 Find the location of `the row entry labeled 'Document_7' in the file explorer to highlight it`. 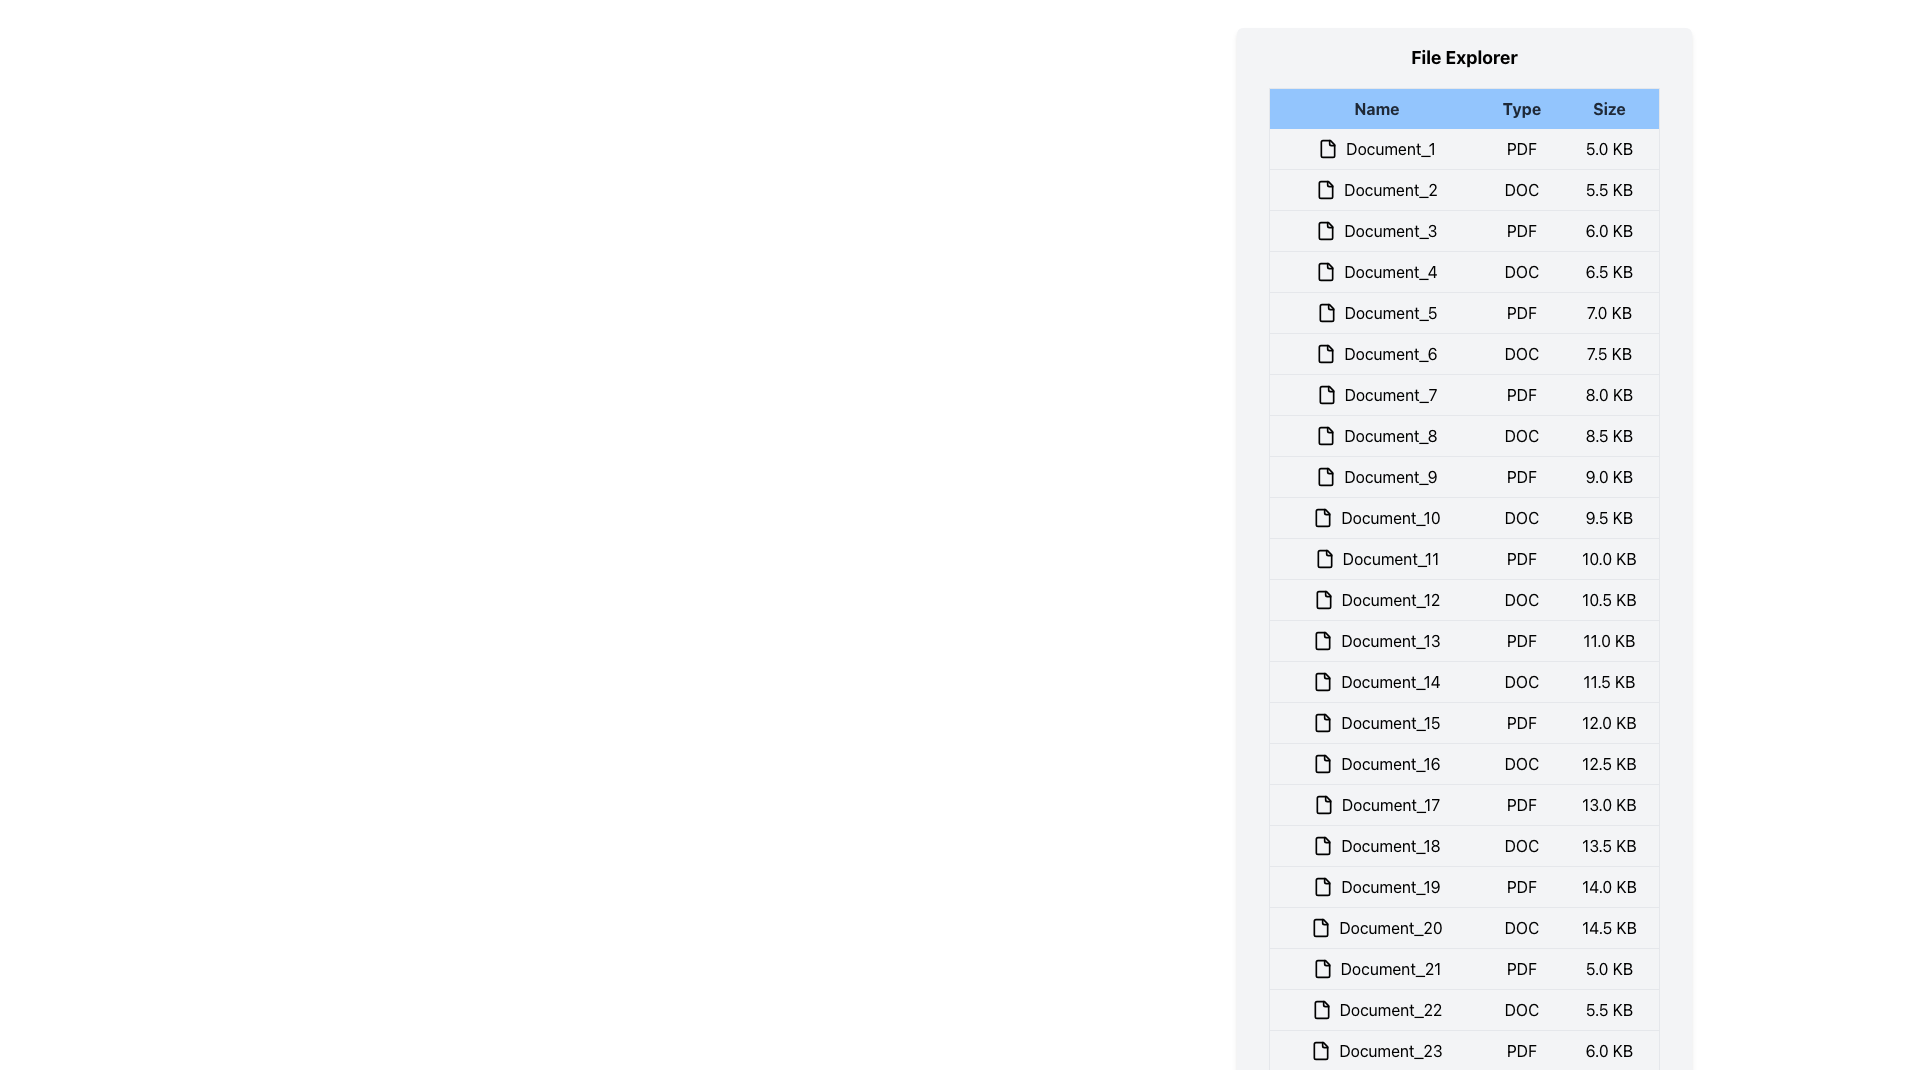

the row entry labeled 'Document_7' in the file explorer to highlight it is located at coordinates (1464, 394).